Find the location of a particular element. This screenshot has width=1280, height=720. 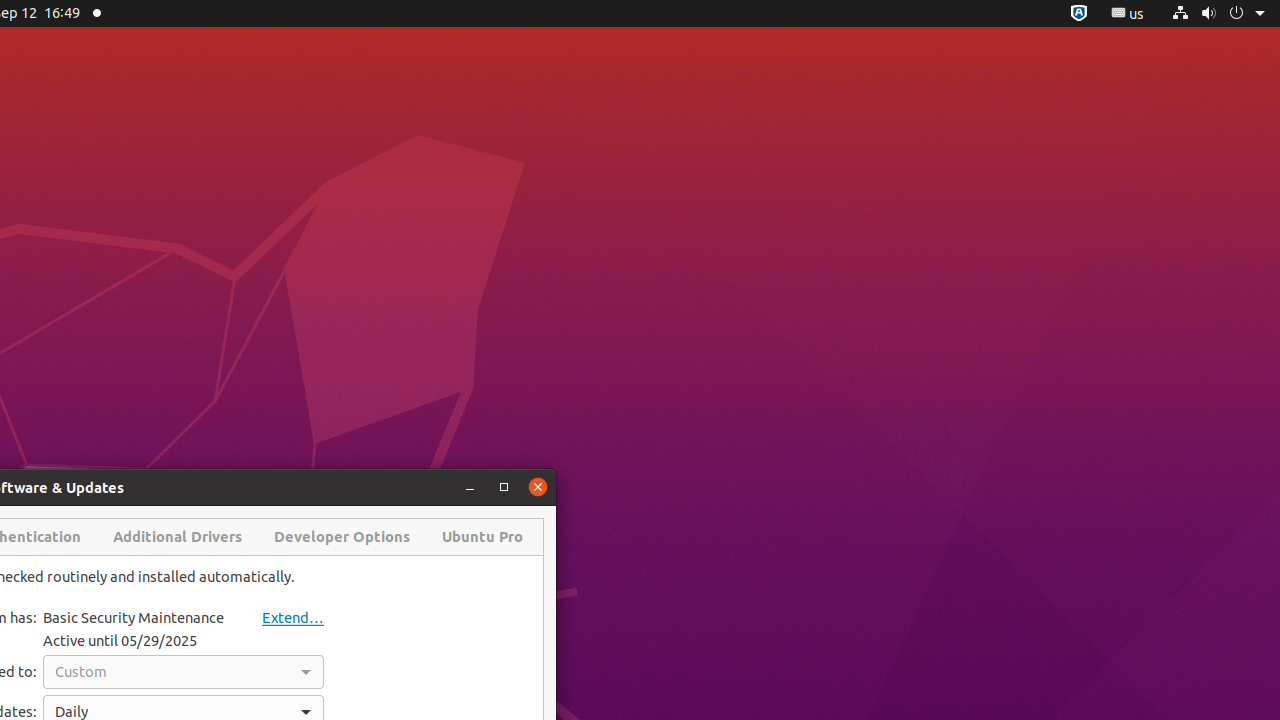

'Developer Options' is located at coordinates (342, 535).